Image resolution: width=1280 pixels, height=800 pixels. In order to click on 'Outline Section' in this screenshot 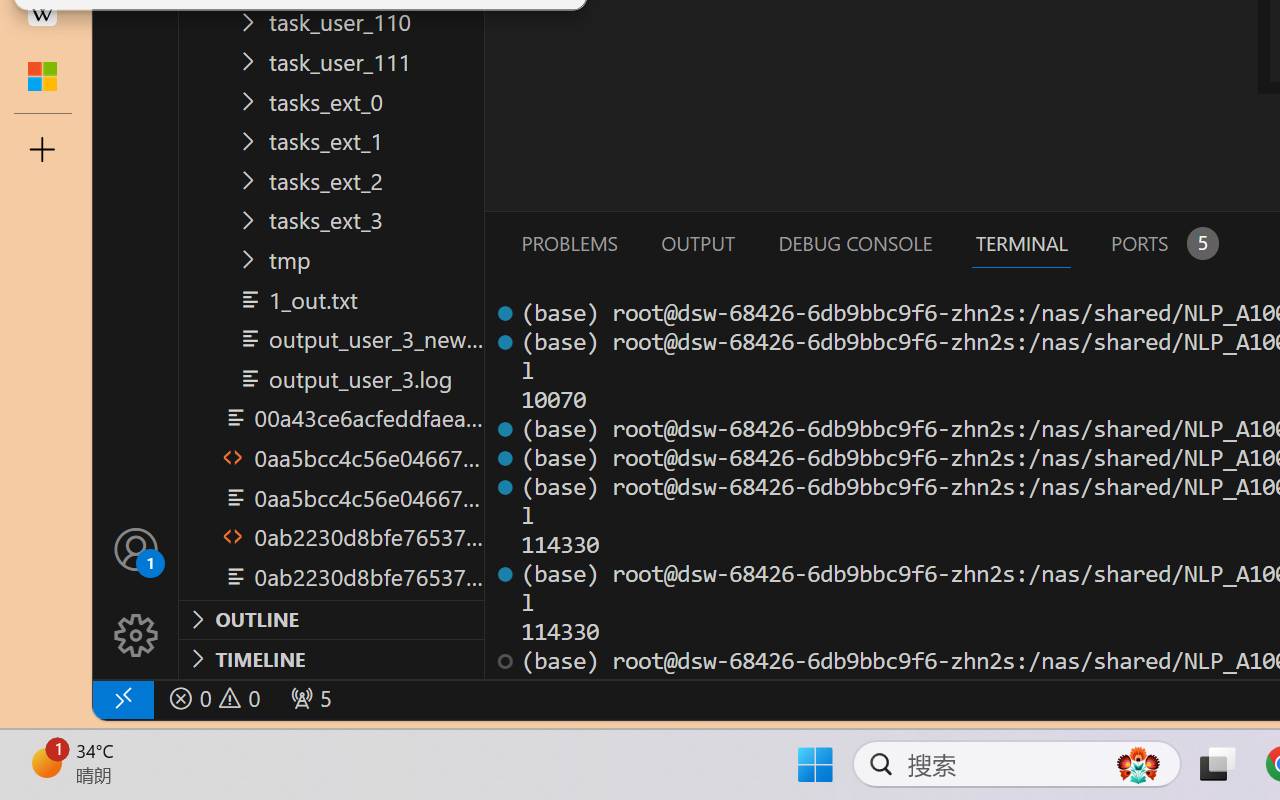, I will do `click(331, 619)`.